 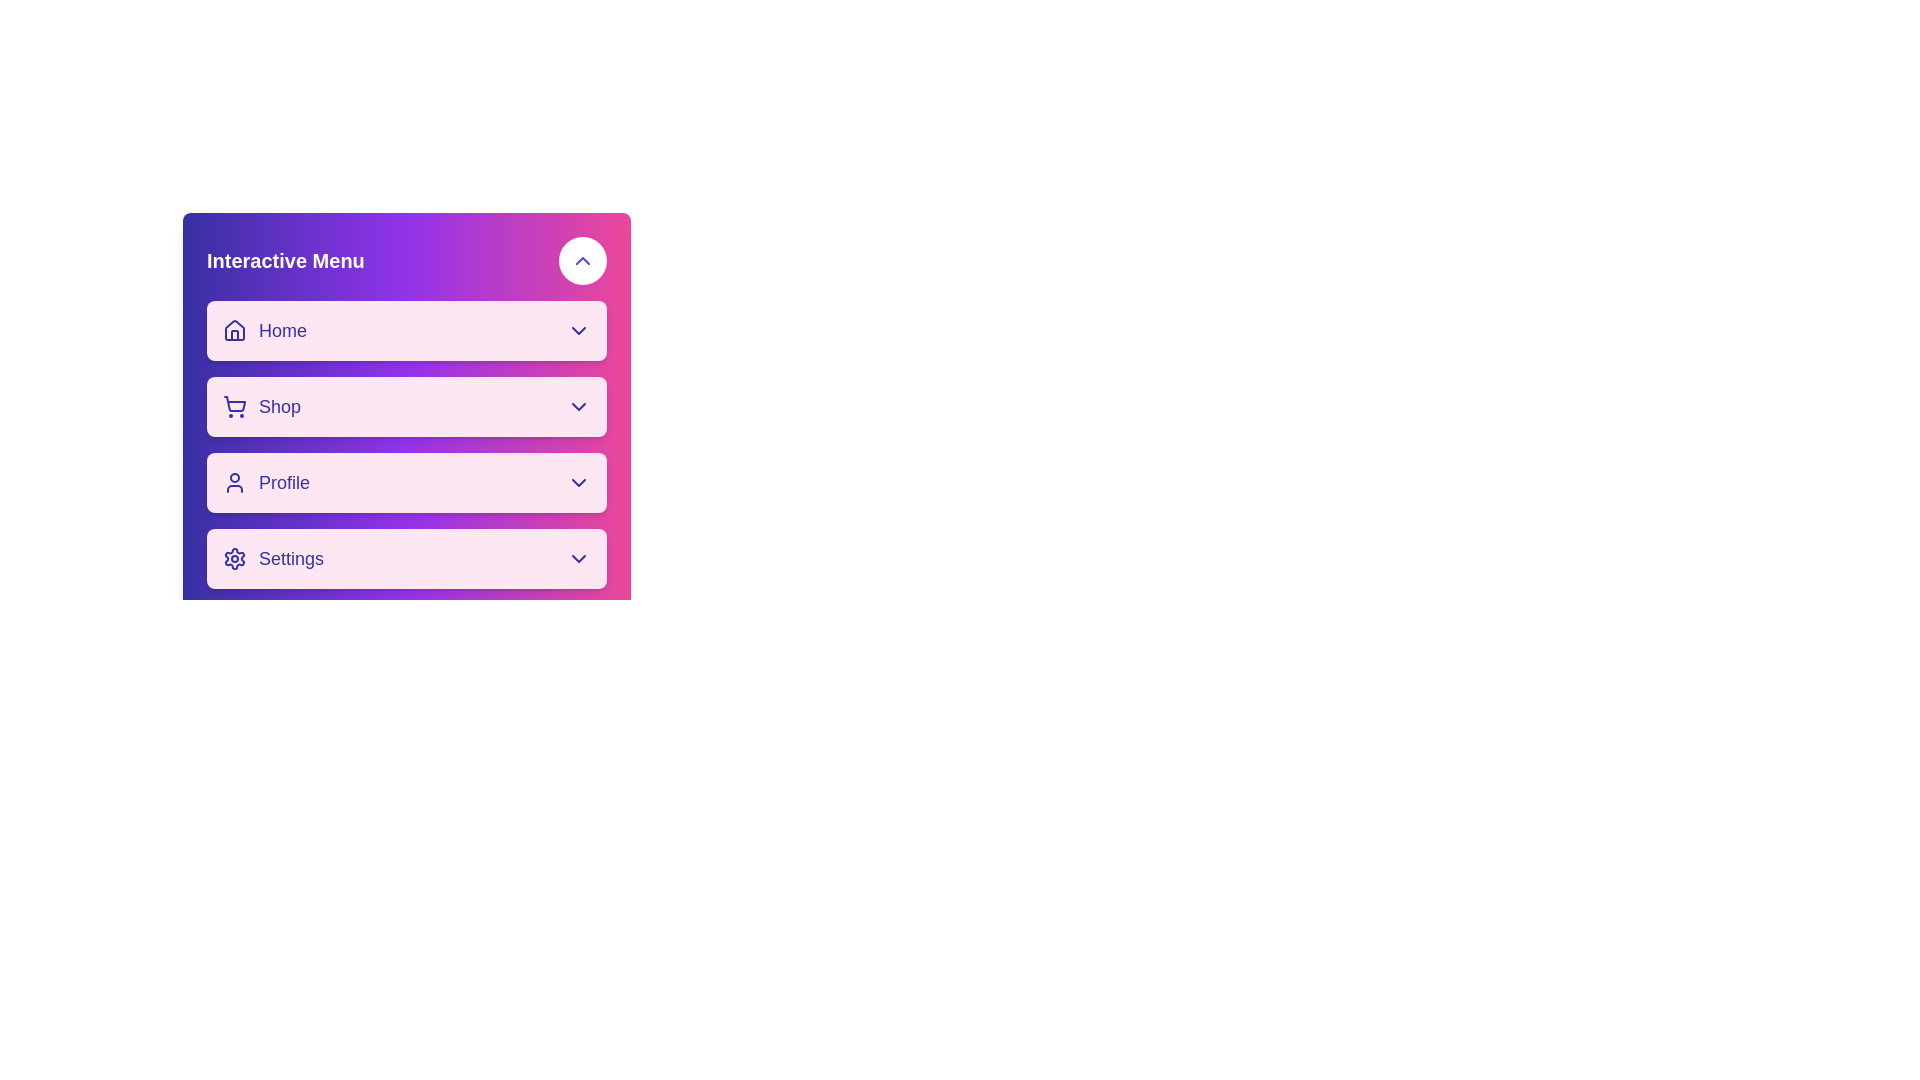 I want to click on the cogwheel icon representing the settings option, which is located to the left of the 'Settings' text in the vertical menu layout, so click(x=235, y=559).